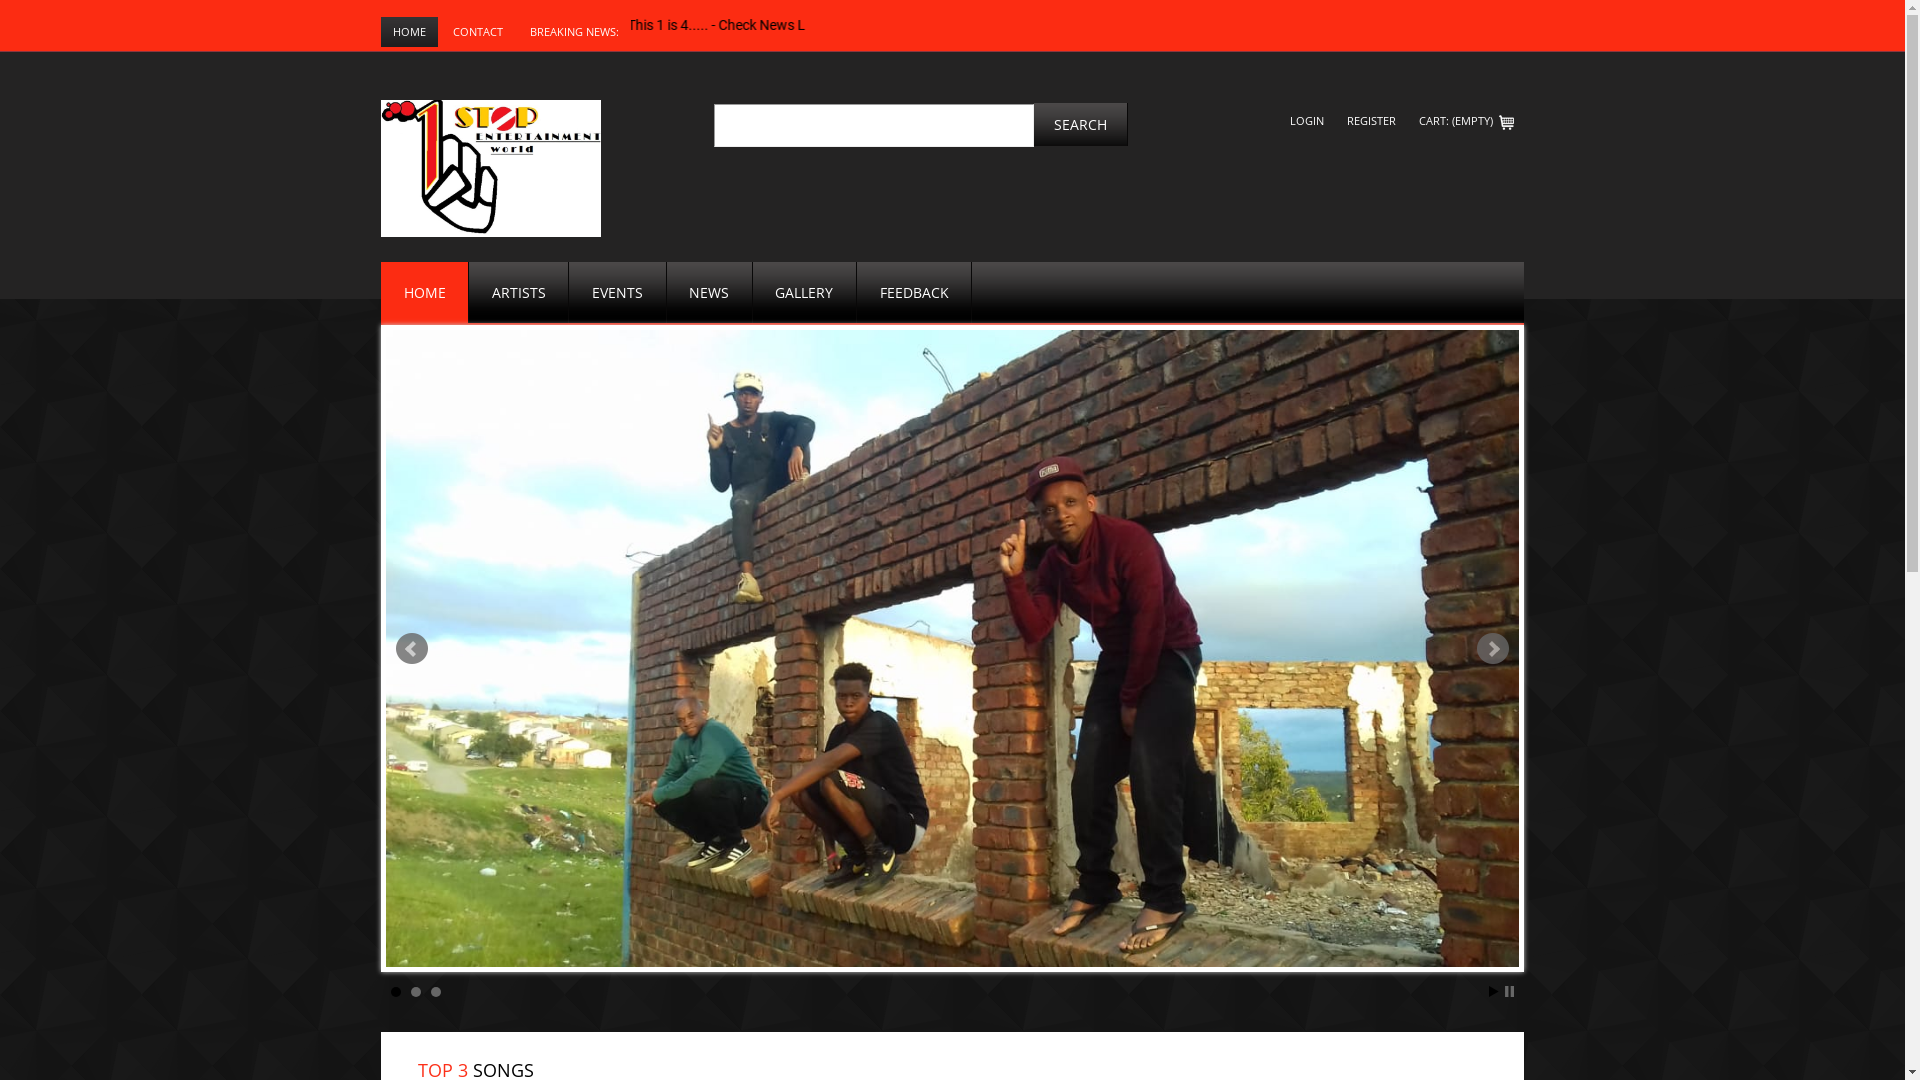 The height and width of the screenshot is (1080, 1920). Describe the element at coordinates (573, 31) in the screenshot. I see `'BREAKING NEWS:'` at that location.